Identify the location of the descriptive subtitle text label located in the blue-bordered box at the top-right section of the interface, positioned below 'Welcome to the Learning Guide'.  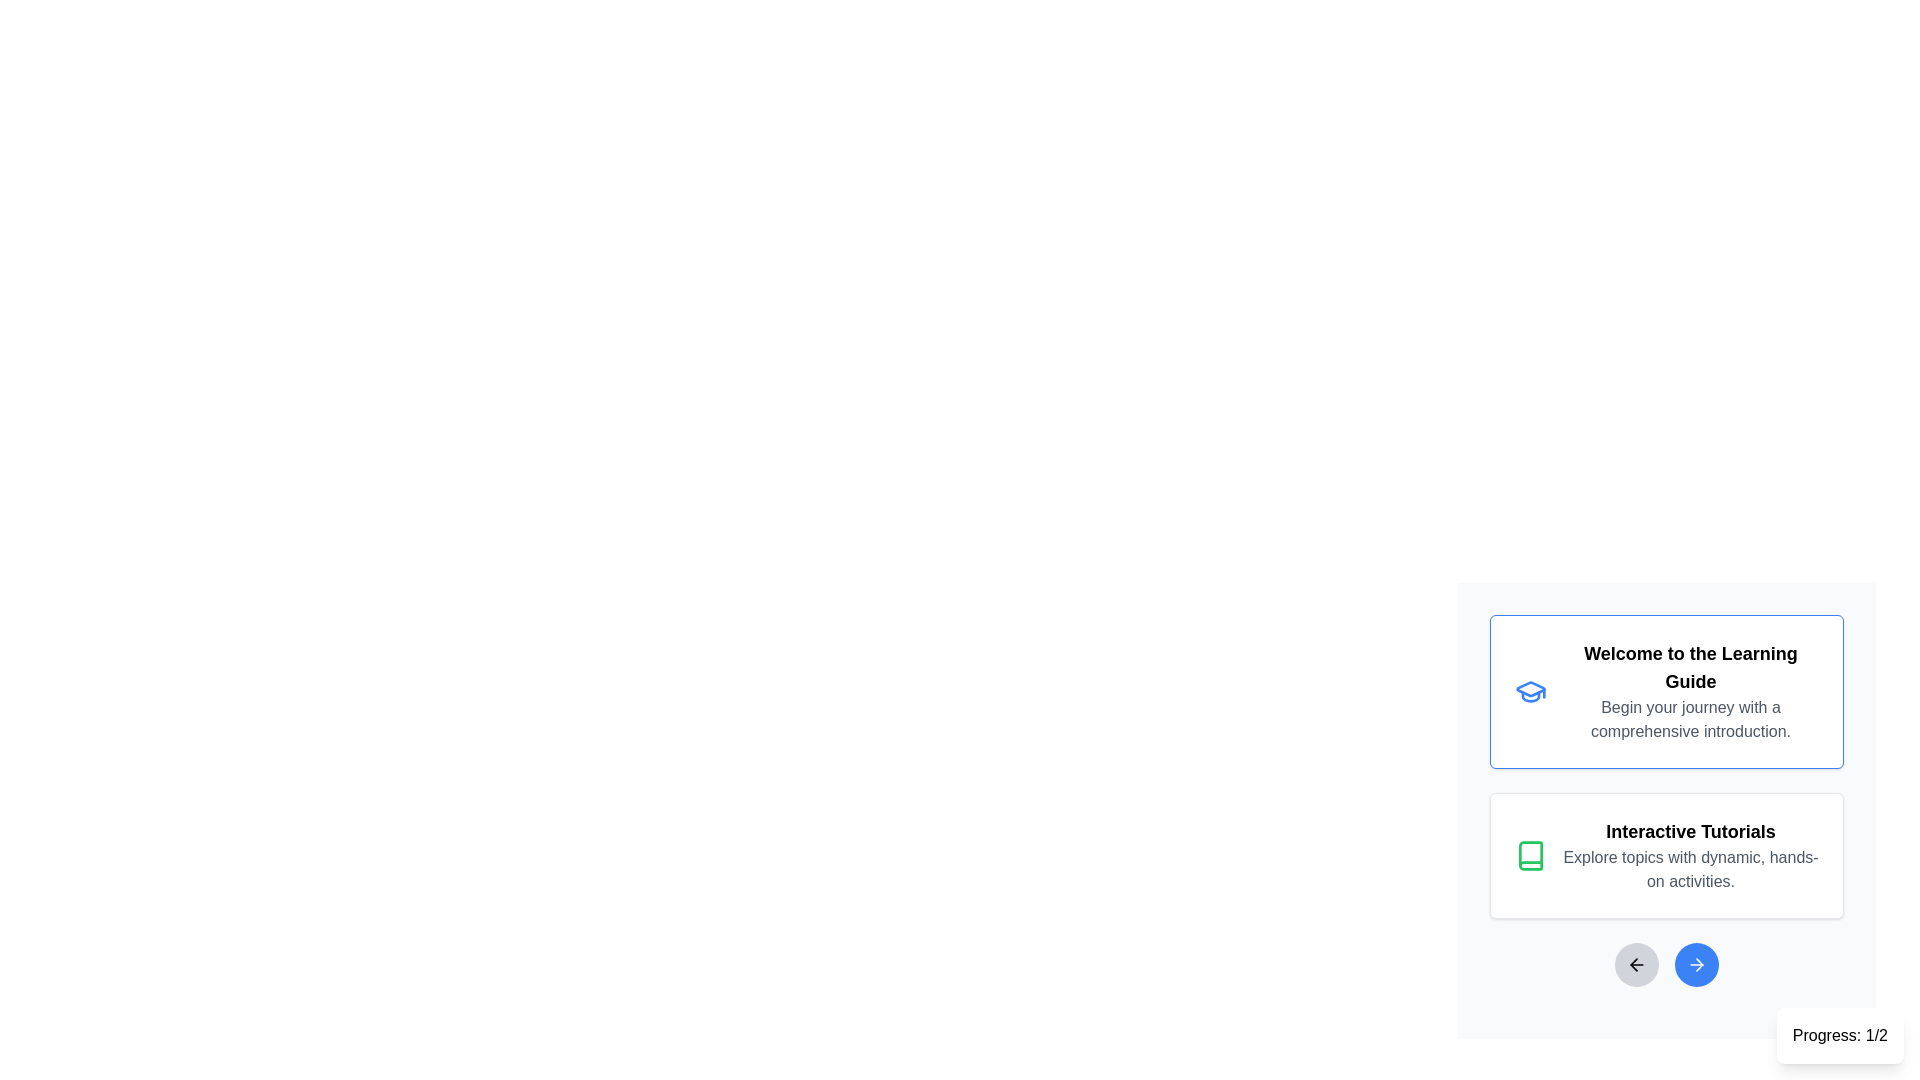
(1689, 720).